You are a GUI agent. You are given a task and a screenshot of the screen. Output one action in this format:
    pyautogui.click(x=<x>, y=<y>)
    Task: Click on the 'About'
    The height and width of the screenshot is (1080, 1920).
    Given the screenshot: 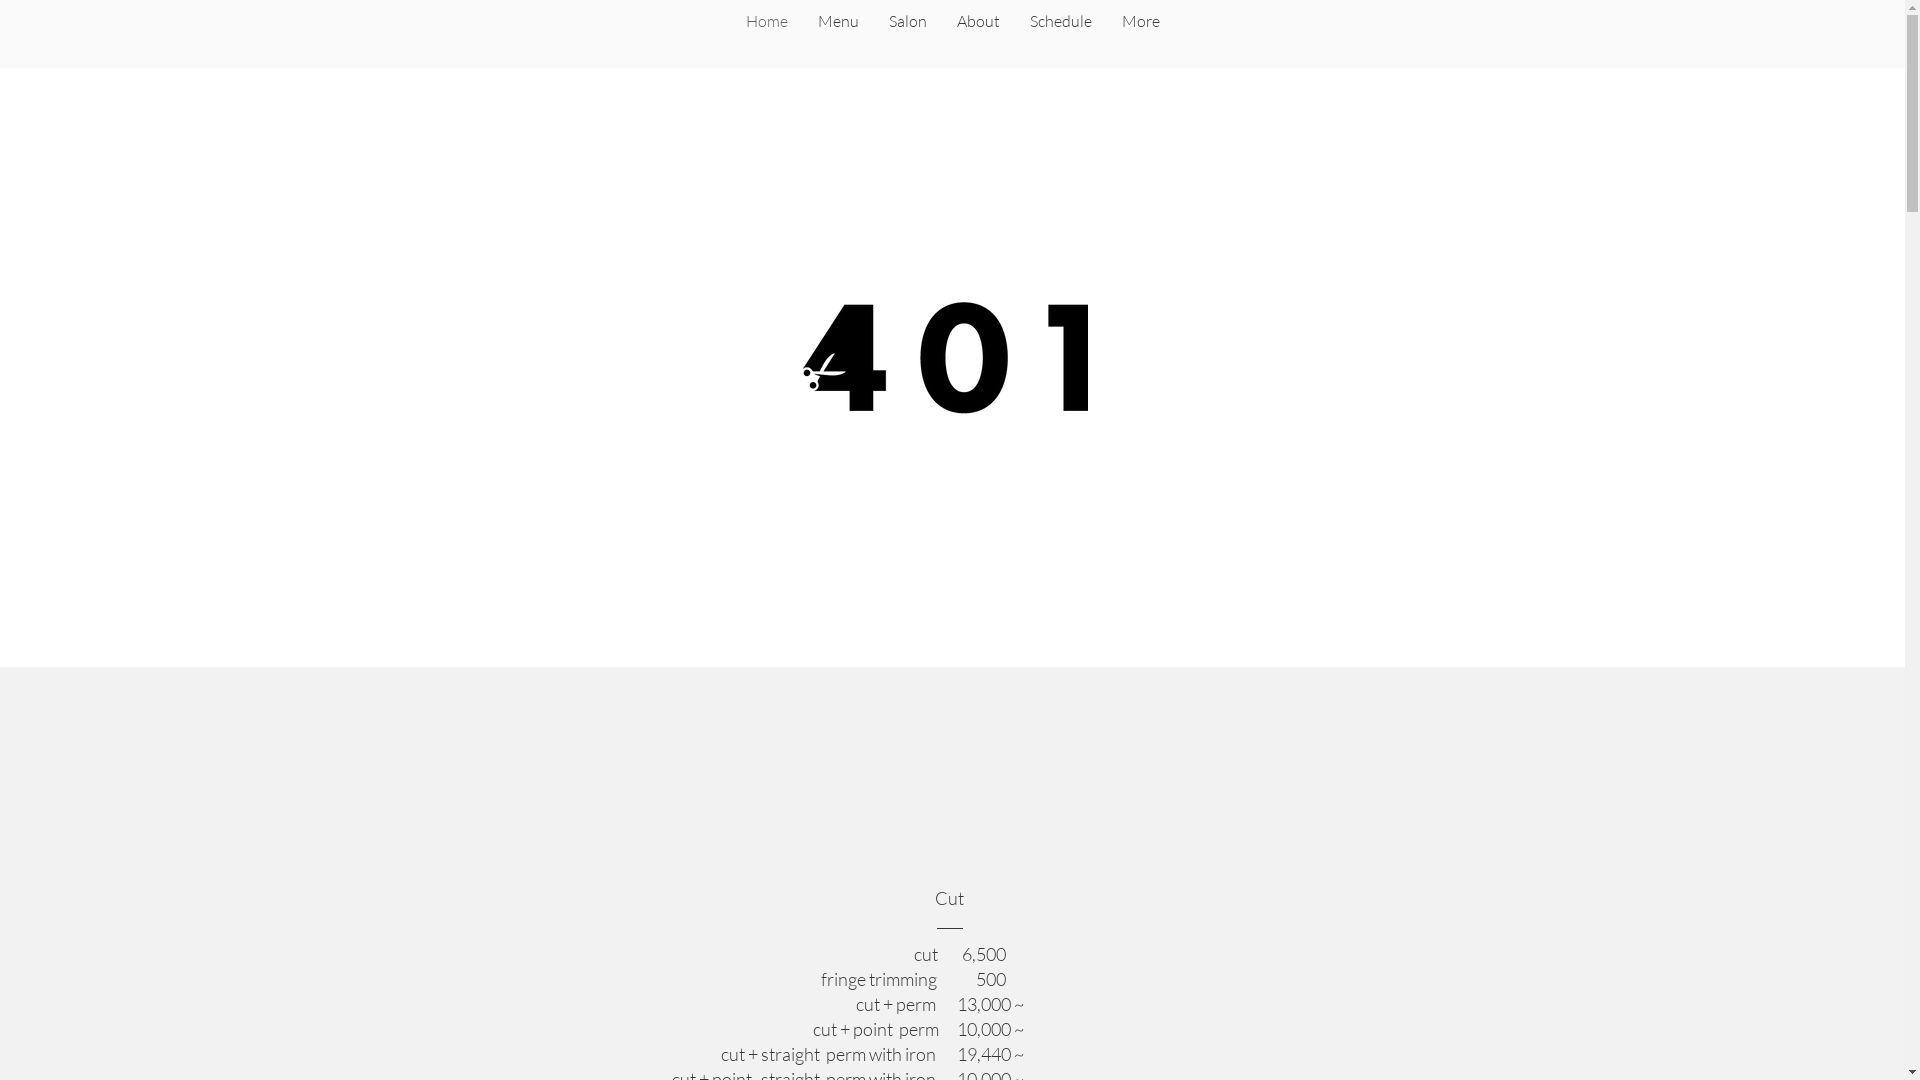 What is the action you would take?
    pyautogui.click(x=978, y=34)
    